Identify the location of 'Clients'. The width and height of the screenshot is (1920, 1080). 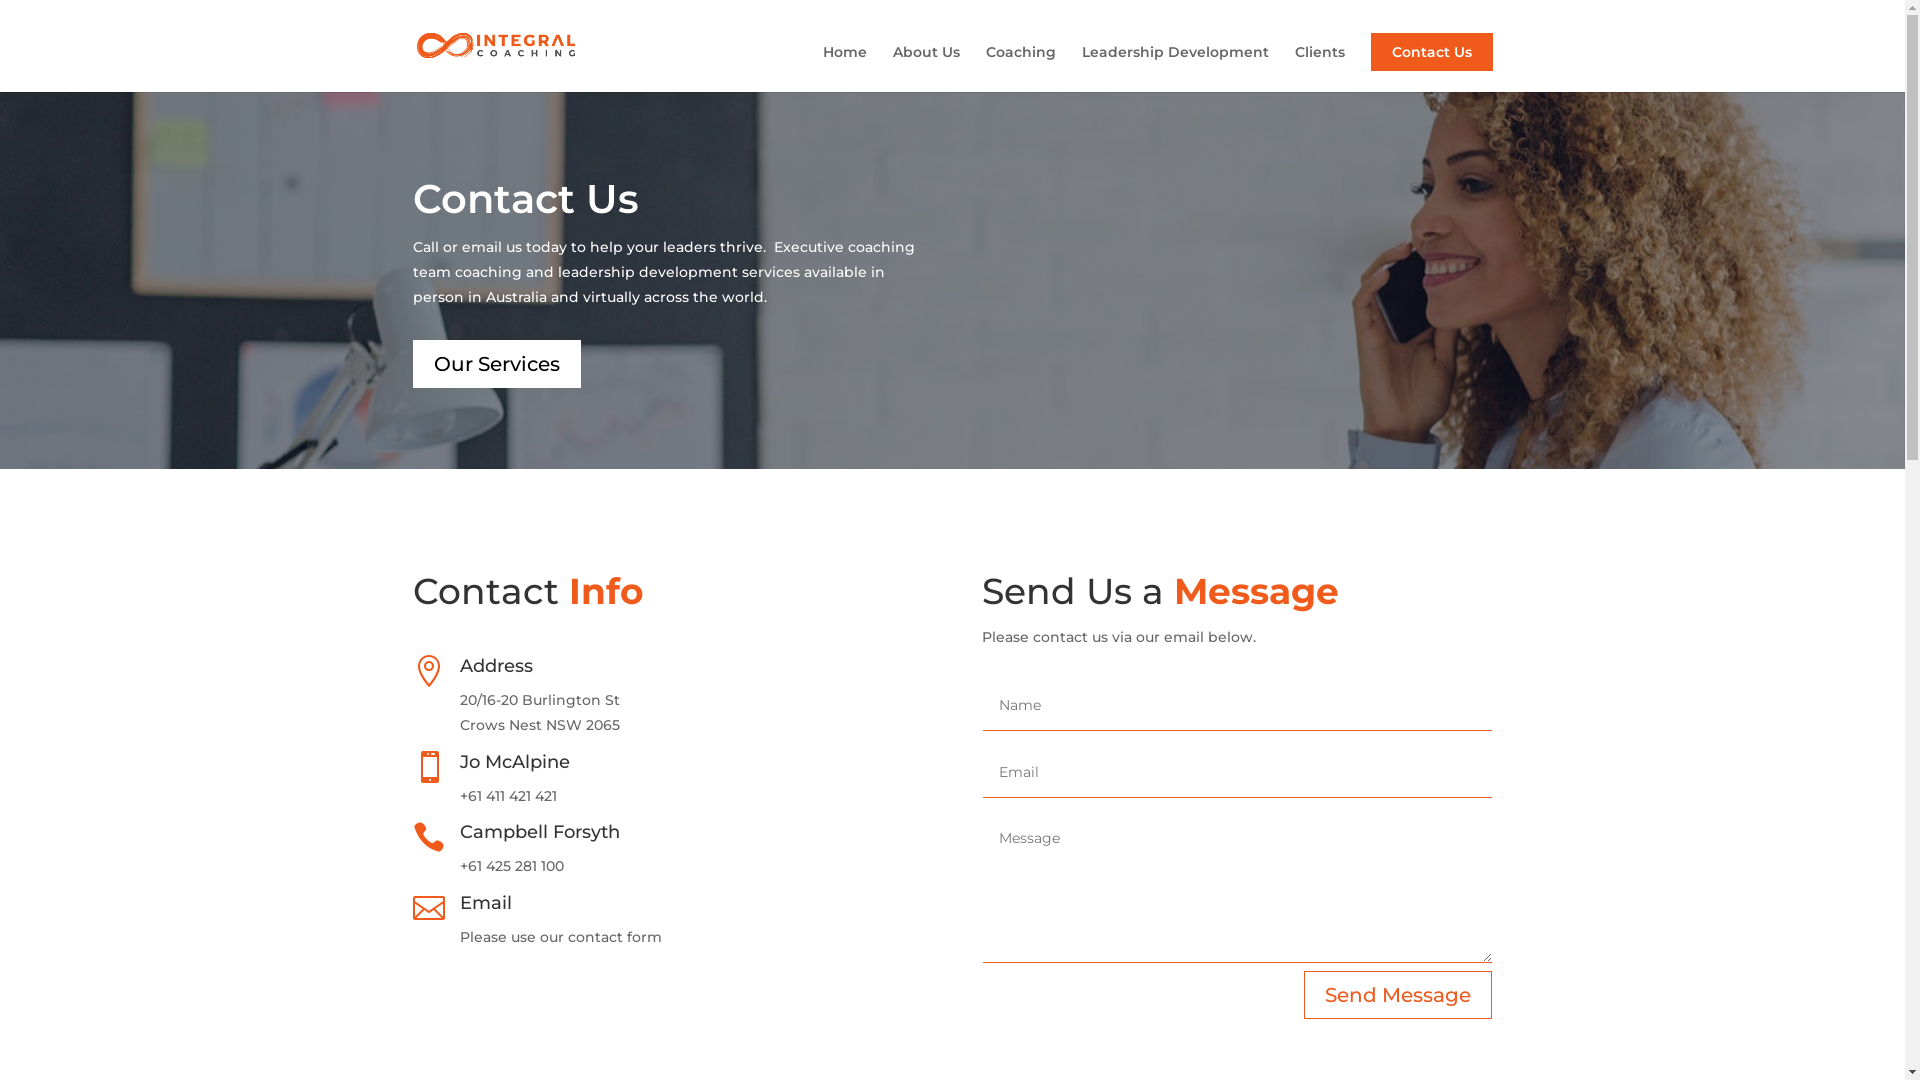
(1319, 67).